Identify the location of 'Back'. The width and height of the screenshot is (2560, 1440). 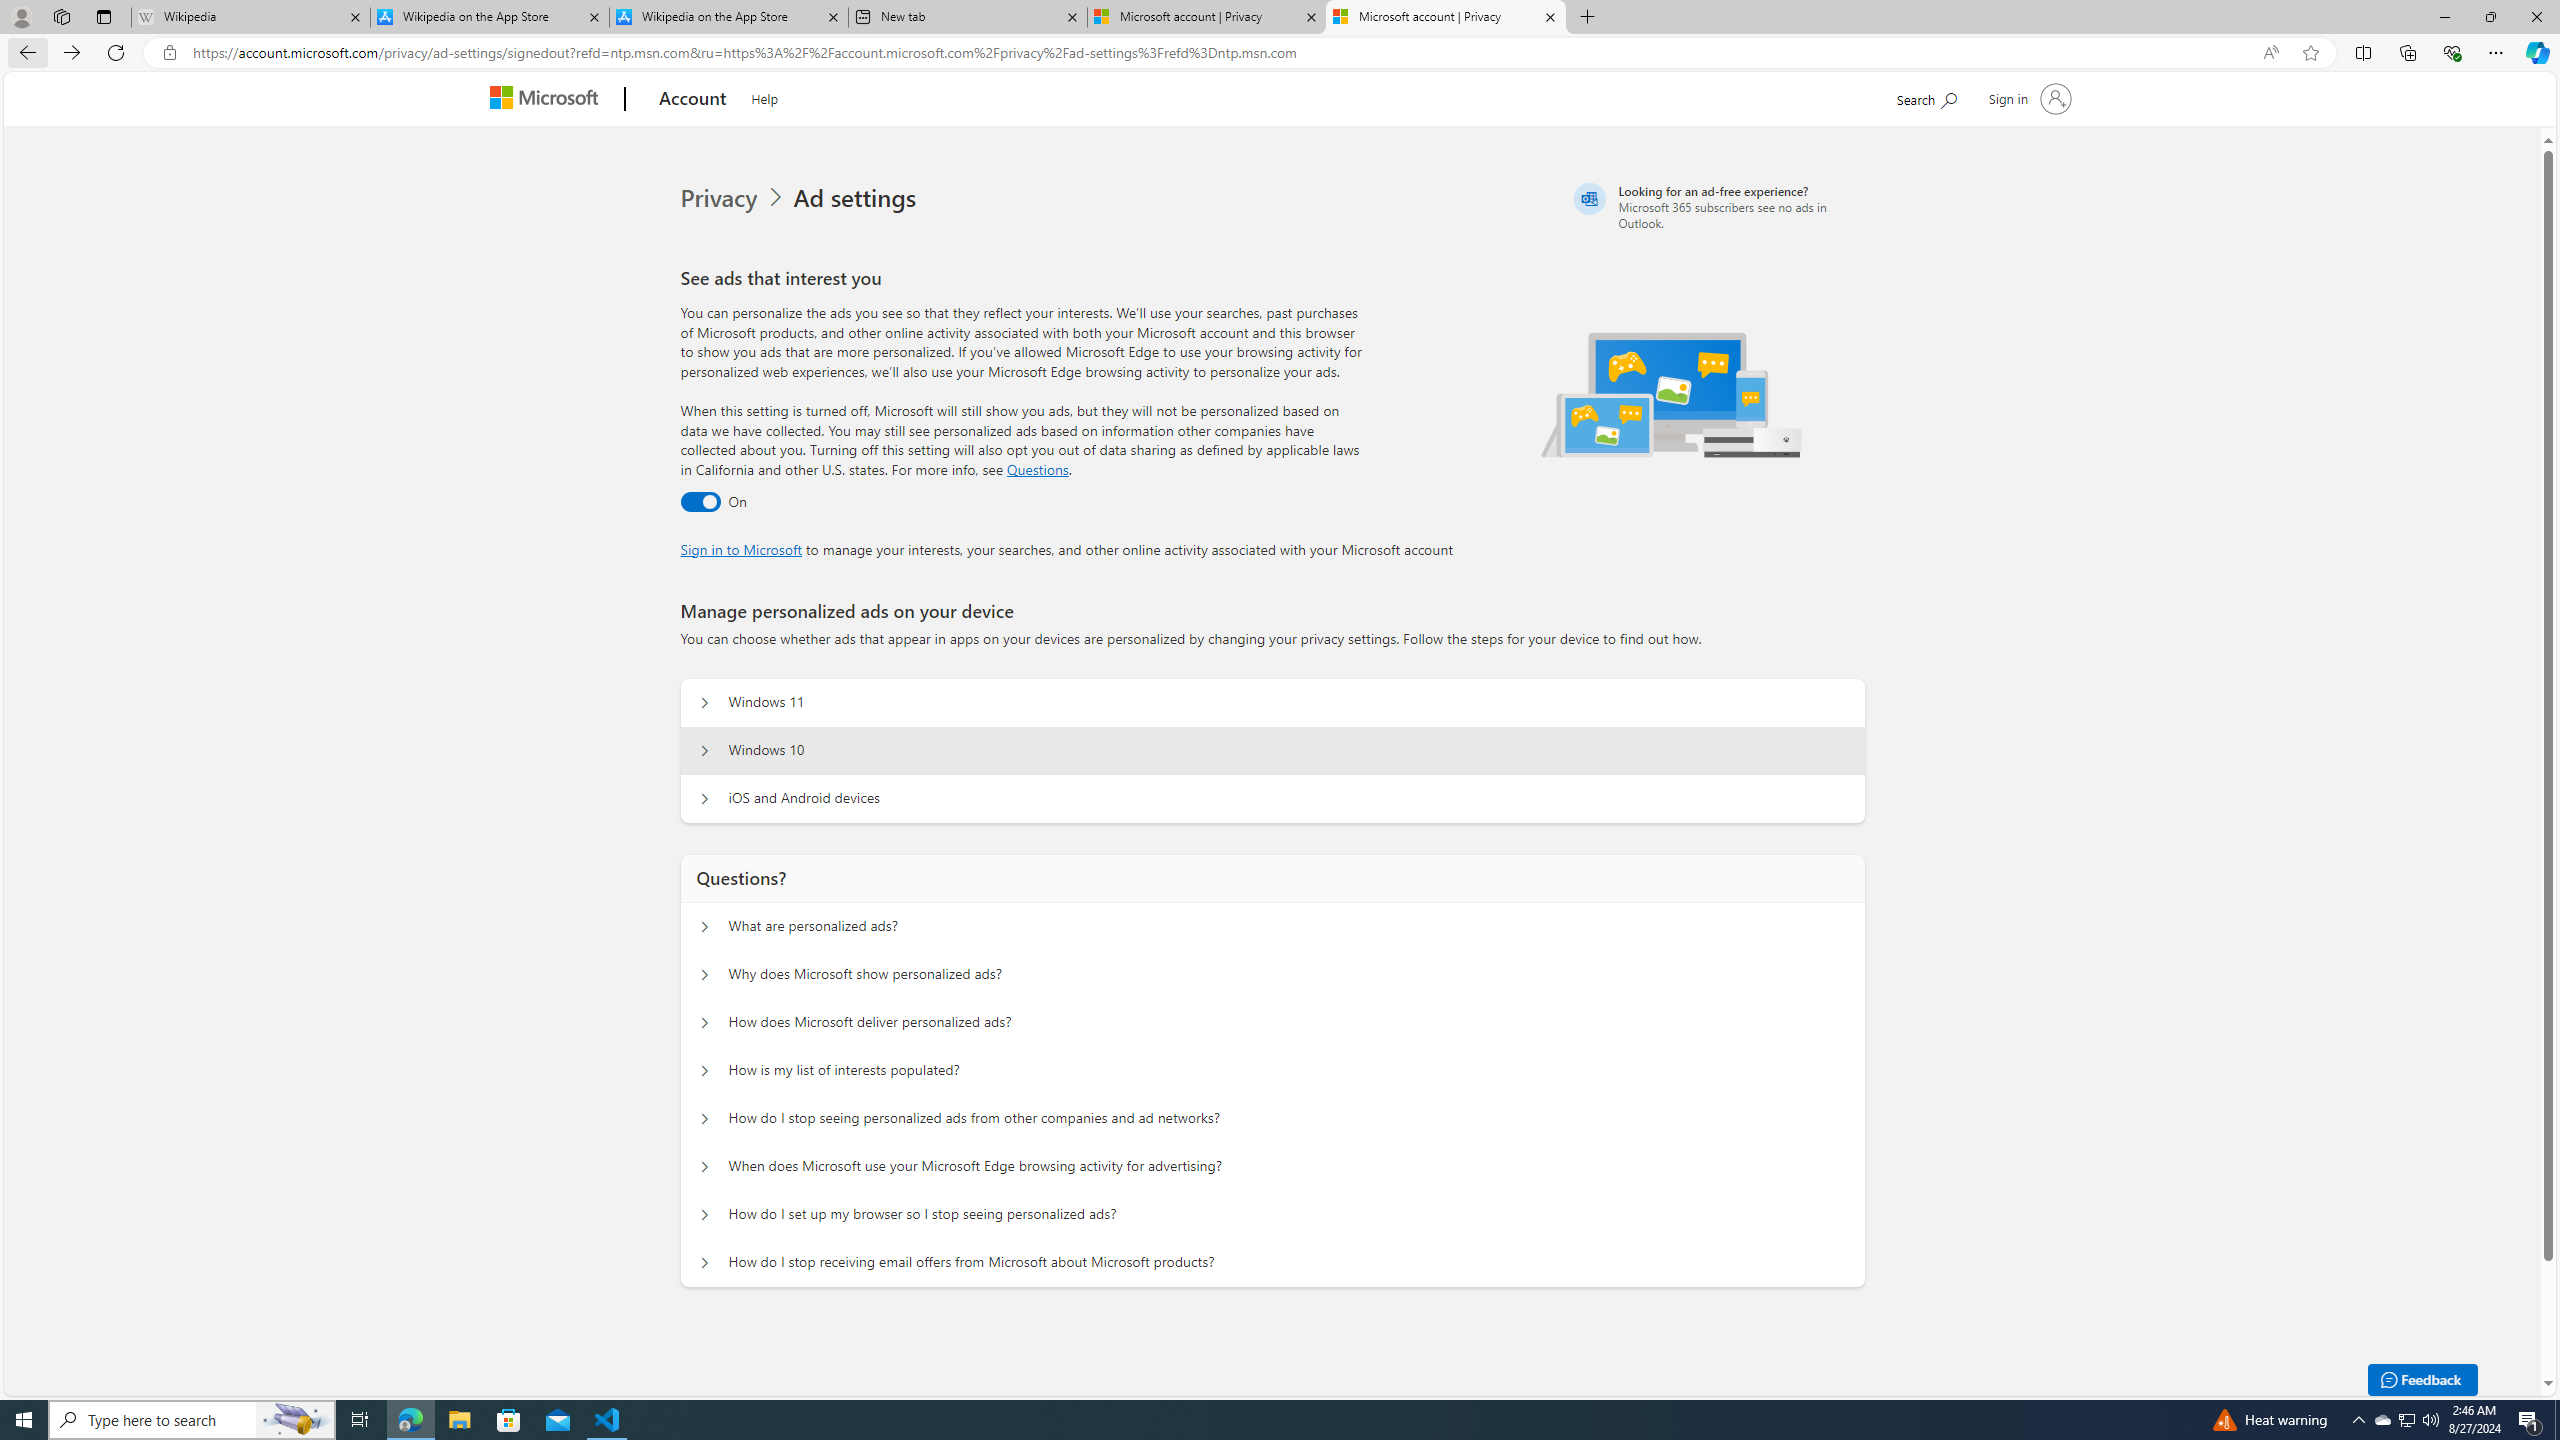
(24, 51).